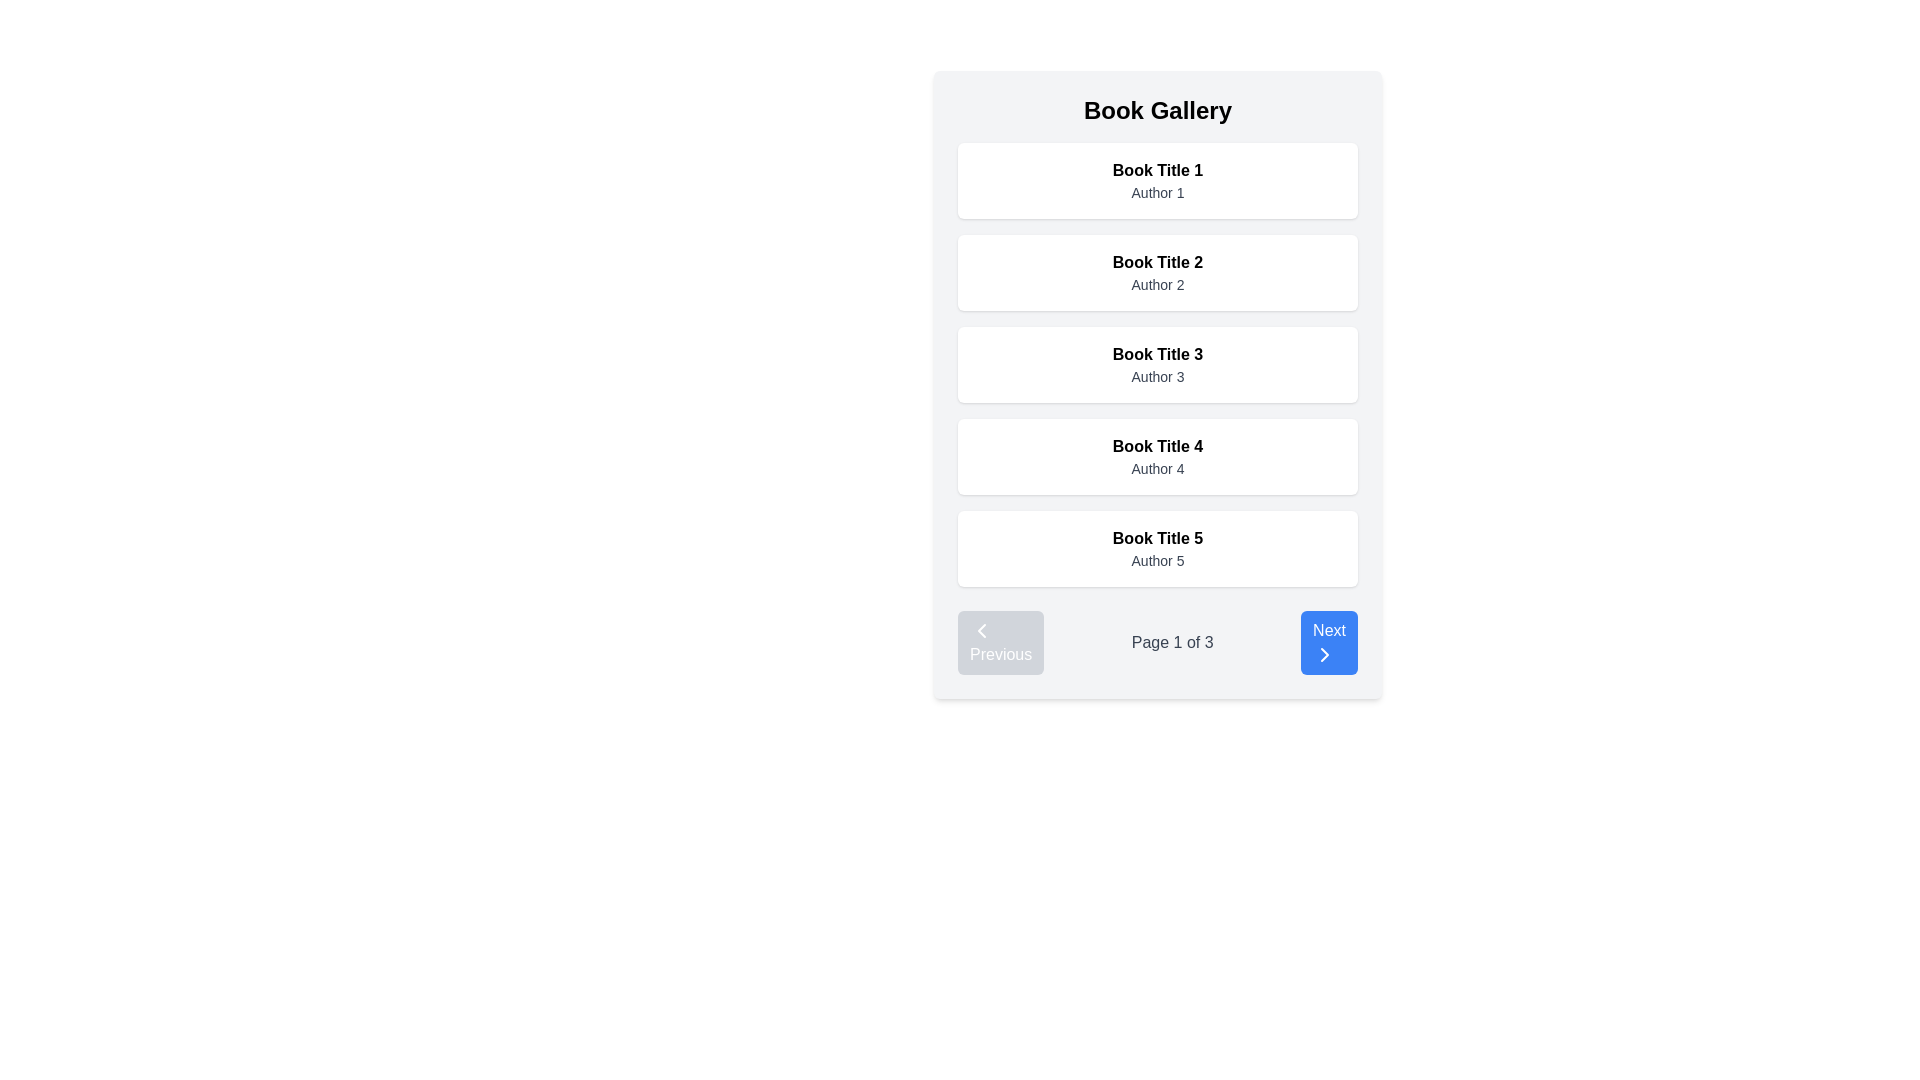 The height and width of the screenshot is (1080, 1920). What do you see at coordinates (1157, 273) in the screenshot?
I see `title 'Book Title 2' and author 'Author 2' from the second informational card in a vertically stacked list of five cards, which has a white background and rounded corners` at bounding box center [1157, 273].